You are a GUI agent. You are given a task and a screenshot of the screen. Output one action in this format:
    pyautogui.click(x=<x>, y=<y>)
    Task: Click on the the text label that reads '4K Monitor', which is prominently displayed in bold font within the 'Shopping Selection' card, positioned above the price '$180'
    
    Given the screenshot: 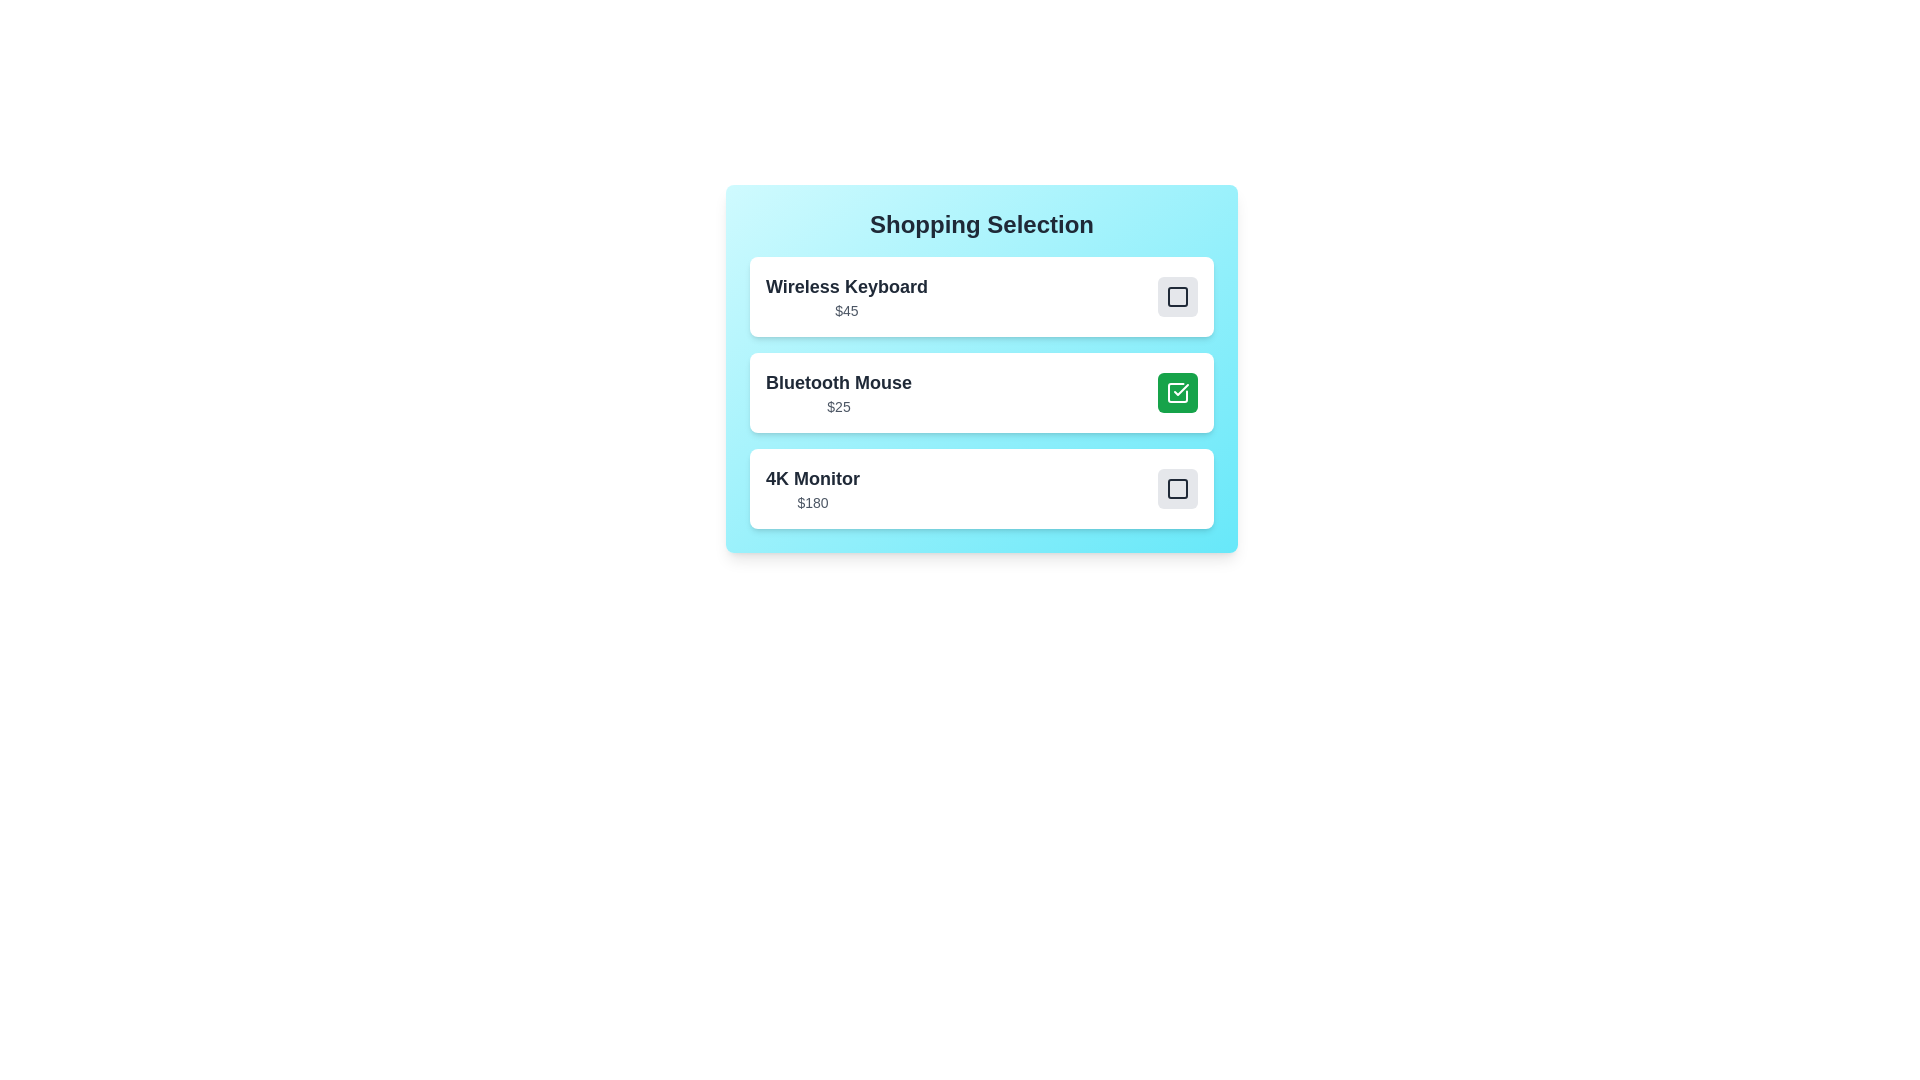 What is the action you would take?
    pyautogui.click(x=812, y=478)
    